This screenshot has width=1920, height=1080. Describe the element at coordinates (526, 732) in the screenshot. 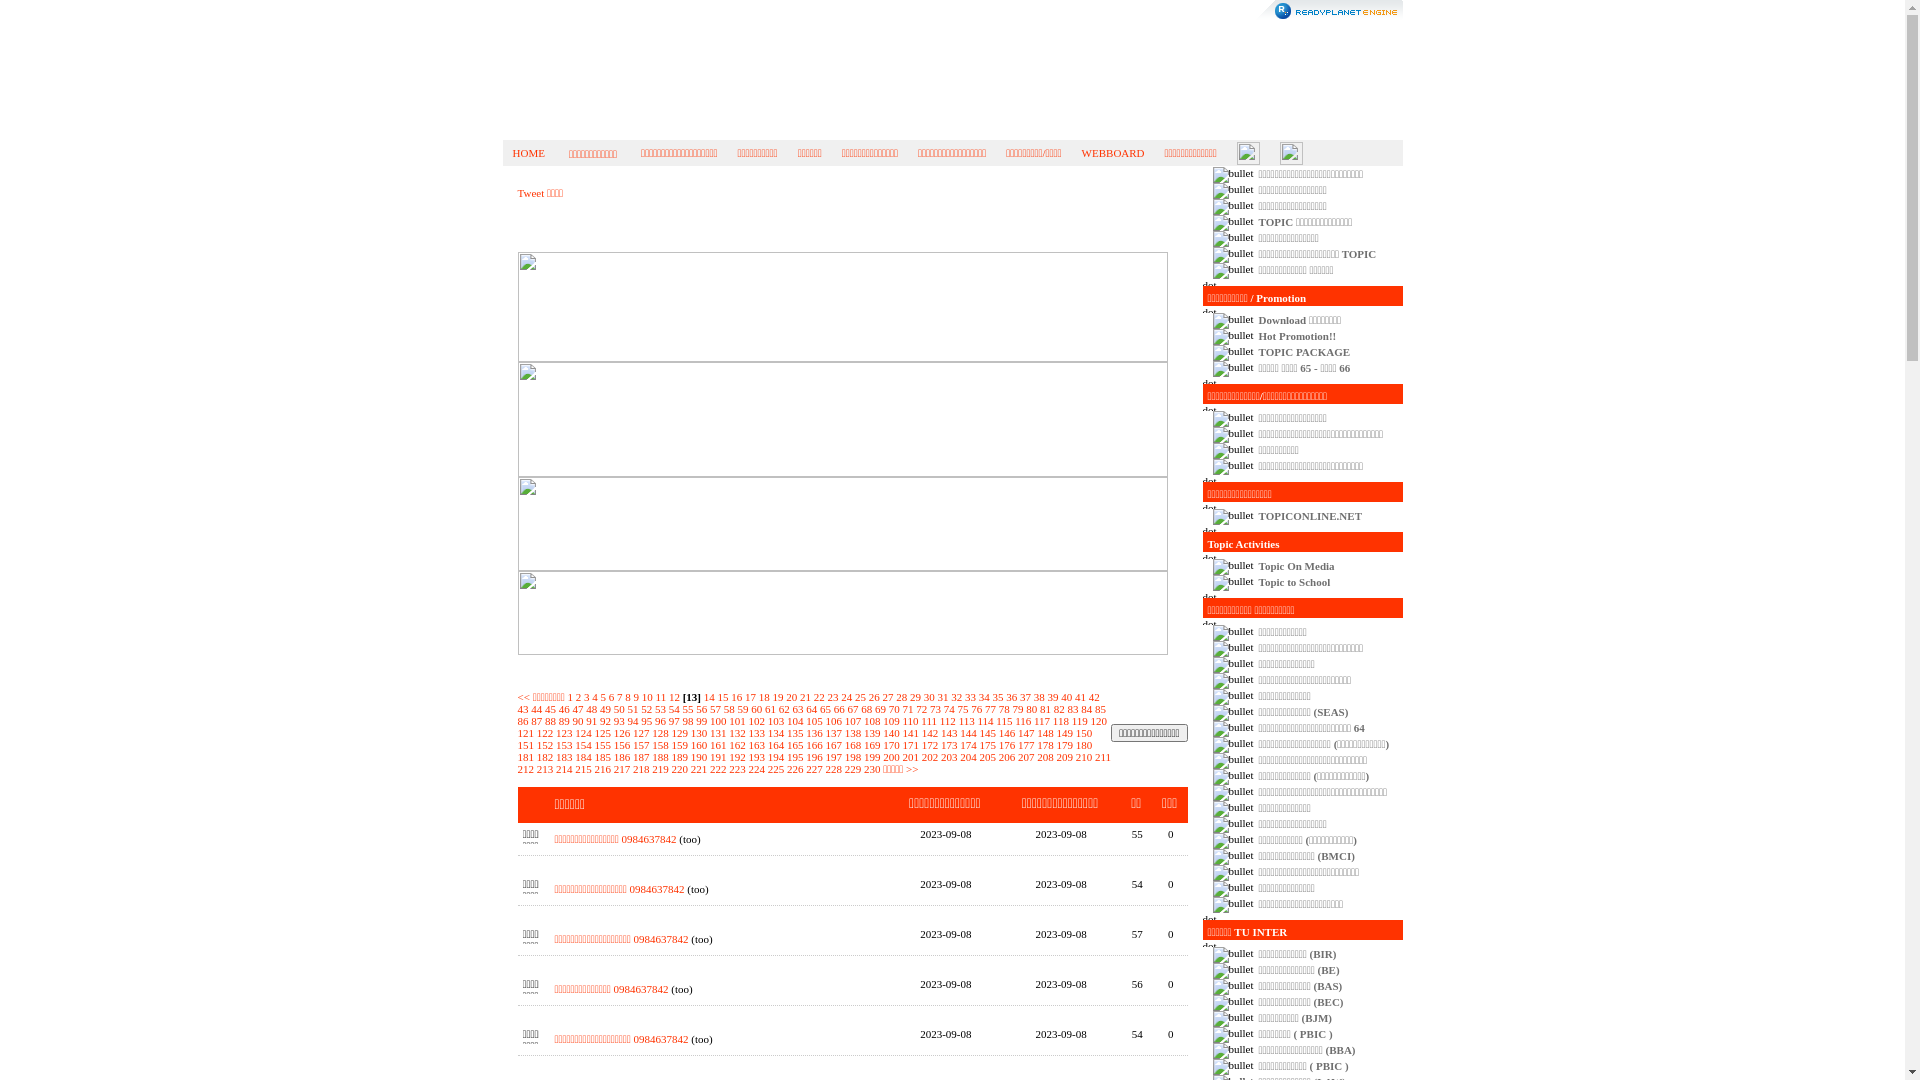

I see `'121'` at that location.